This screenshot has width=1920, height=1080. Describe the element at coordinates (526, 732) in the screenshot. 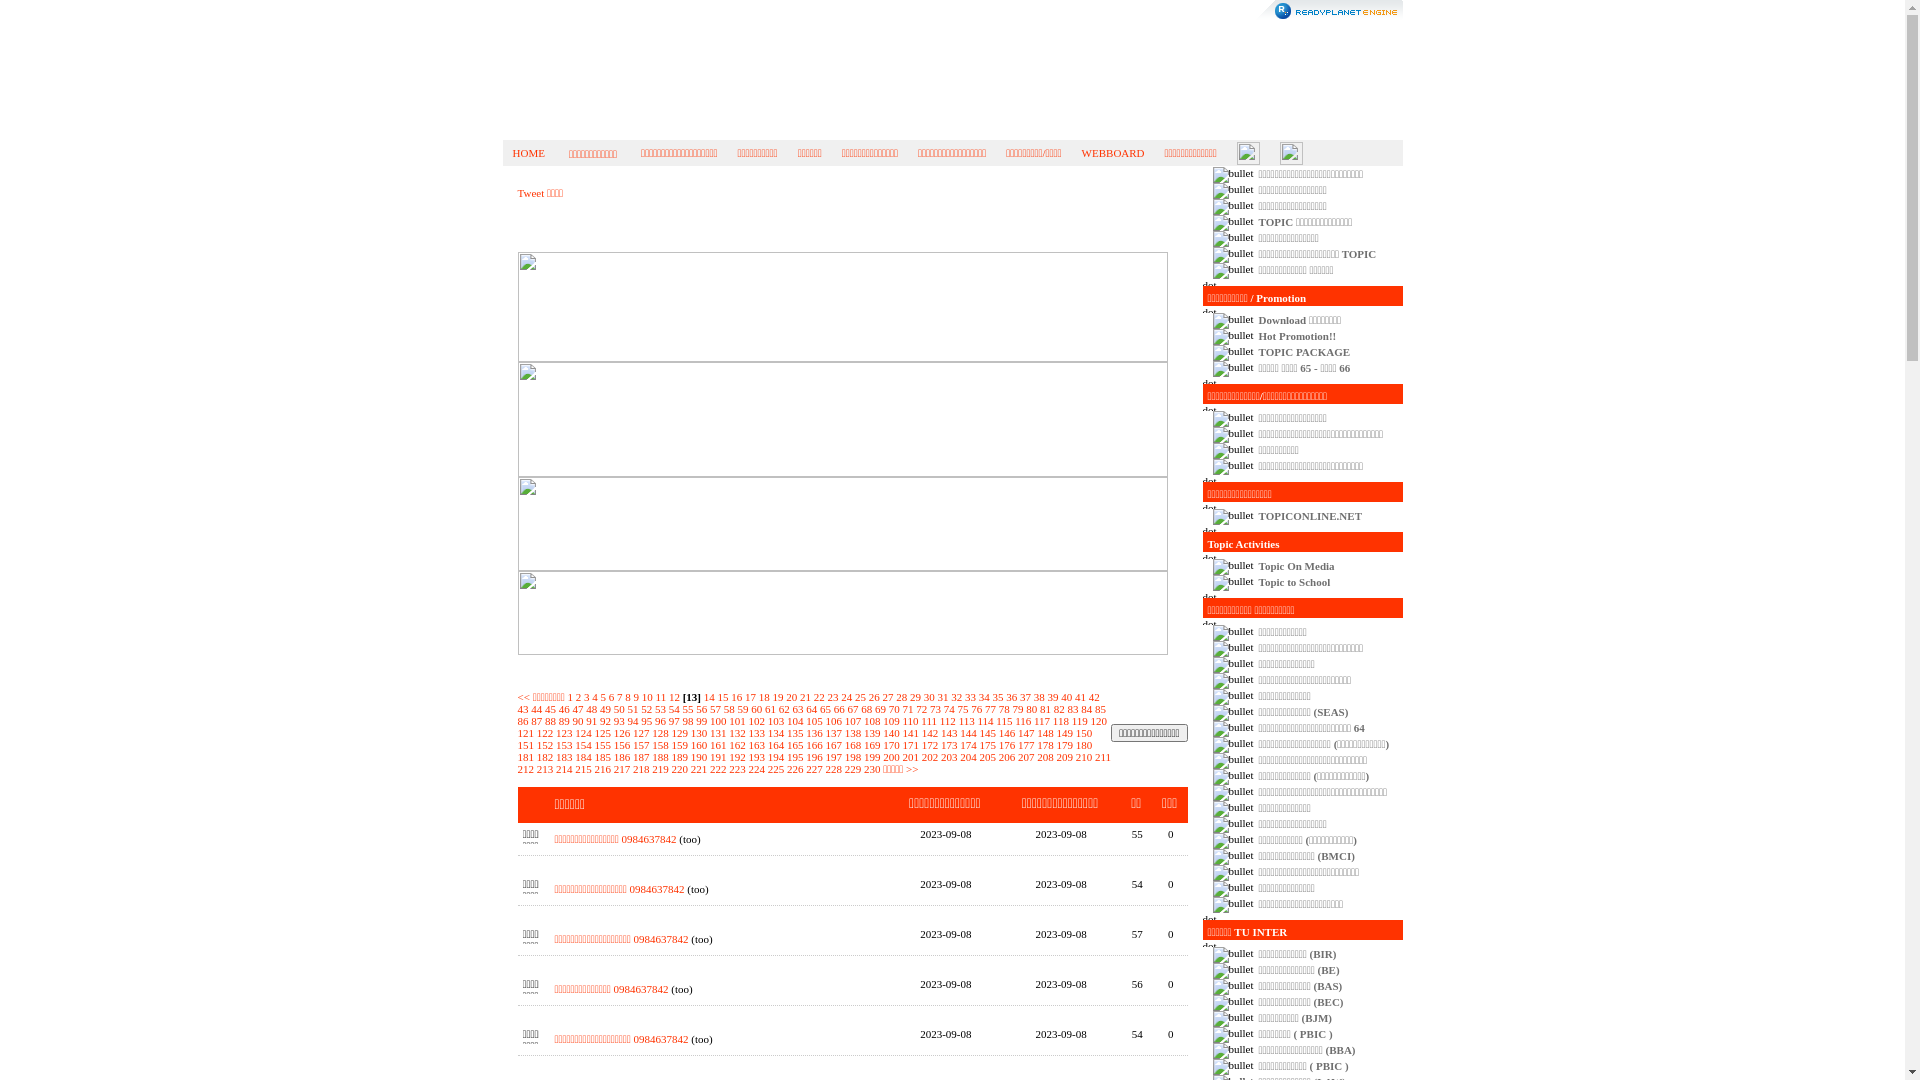

I see `'121'` at that location.